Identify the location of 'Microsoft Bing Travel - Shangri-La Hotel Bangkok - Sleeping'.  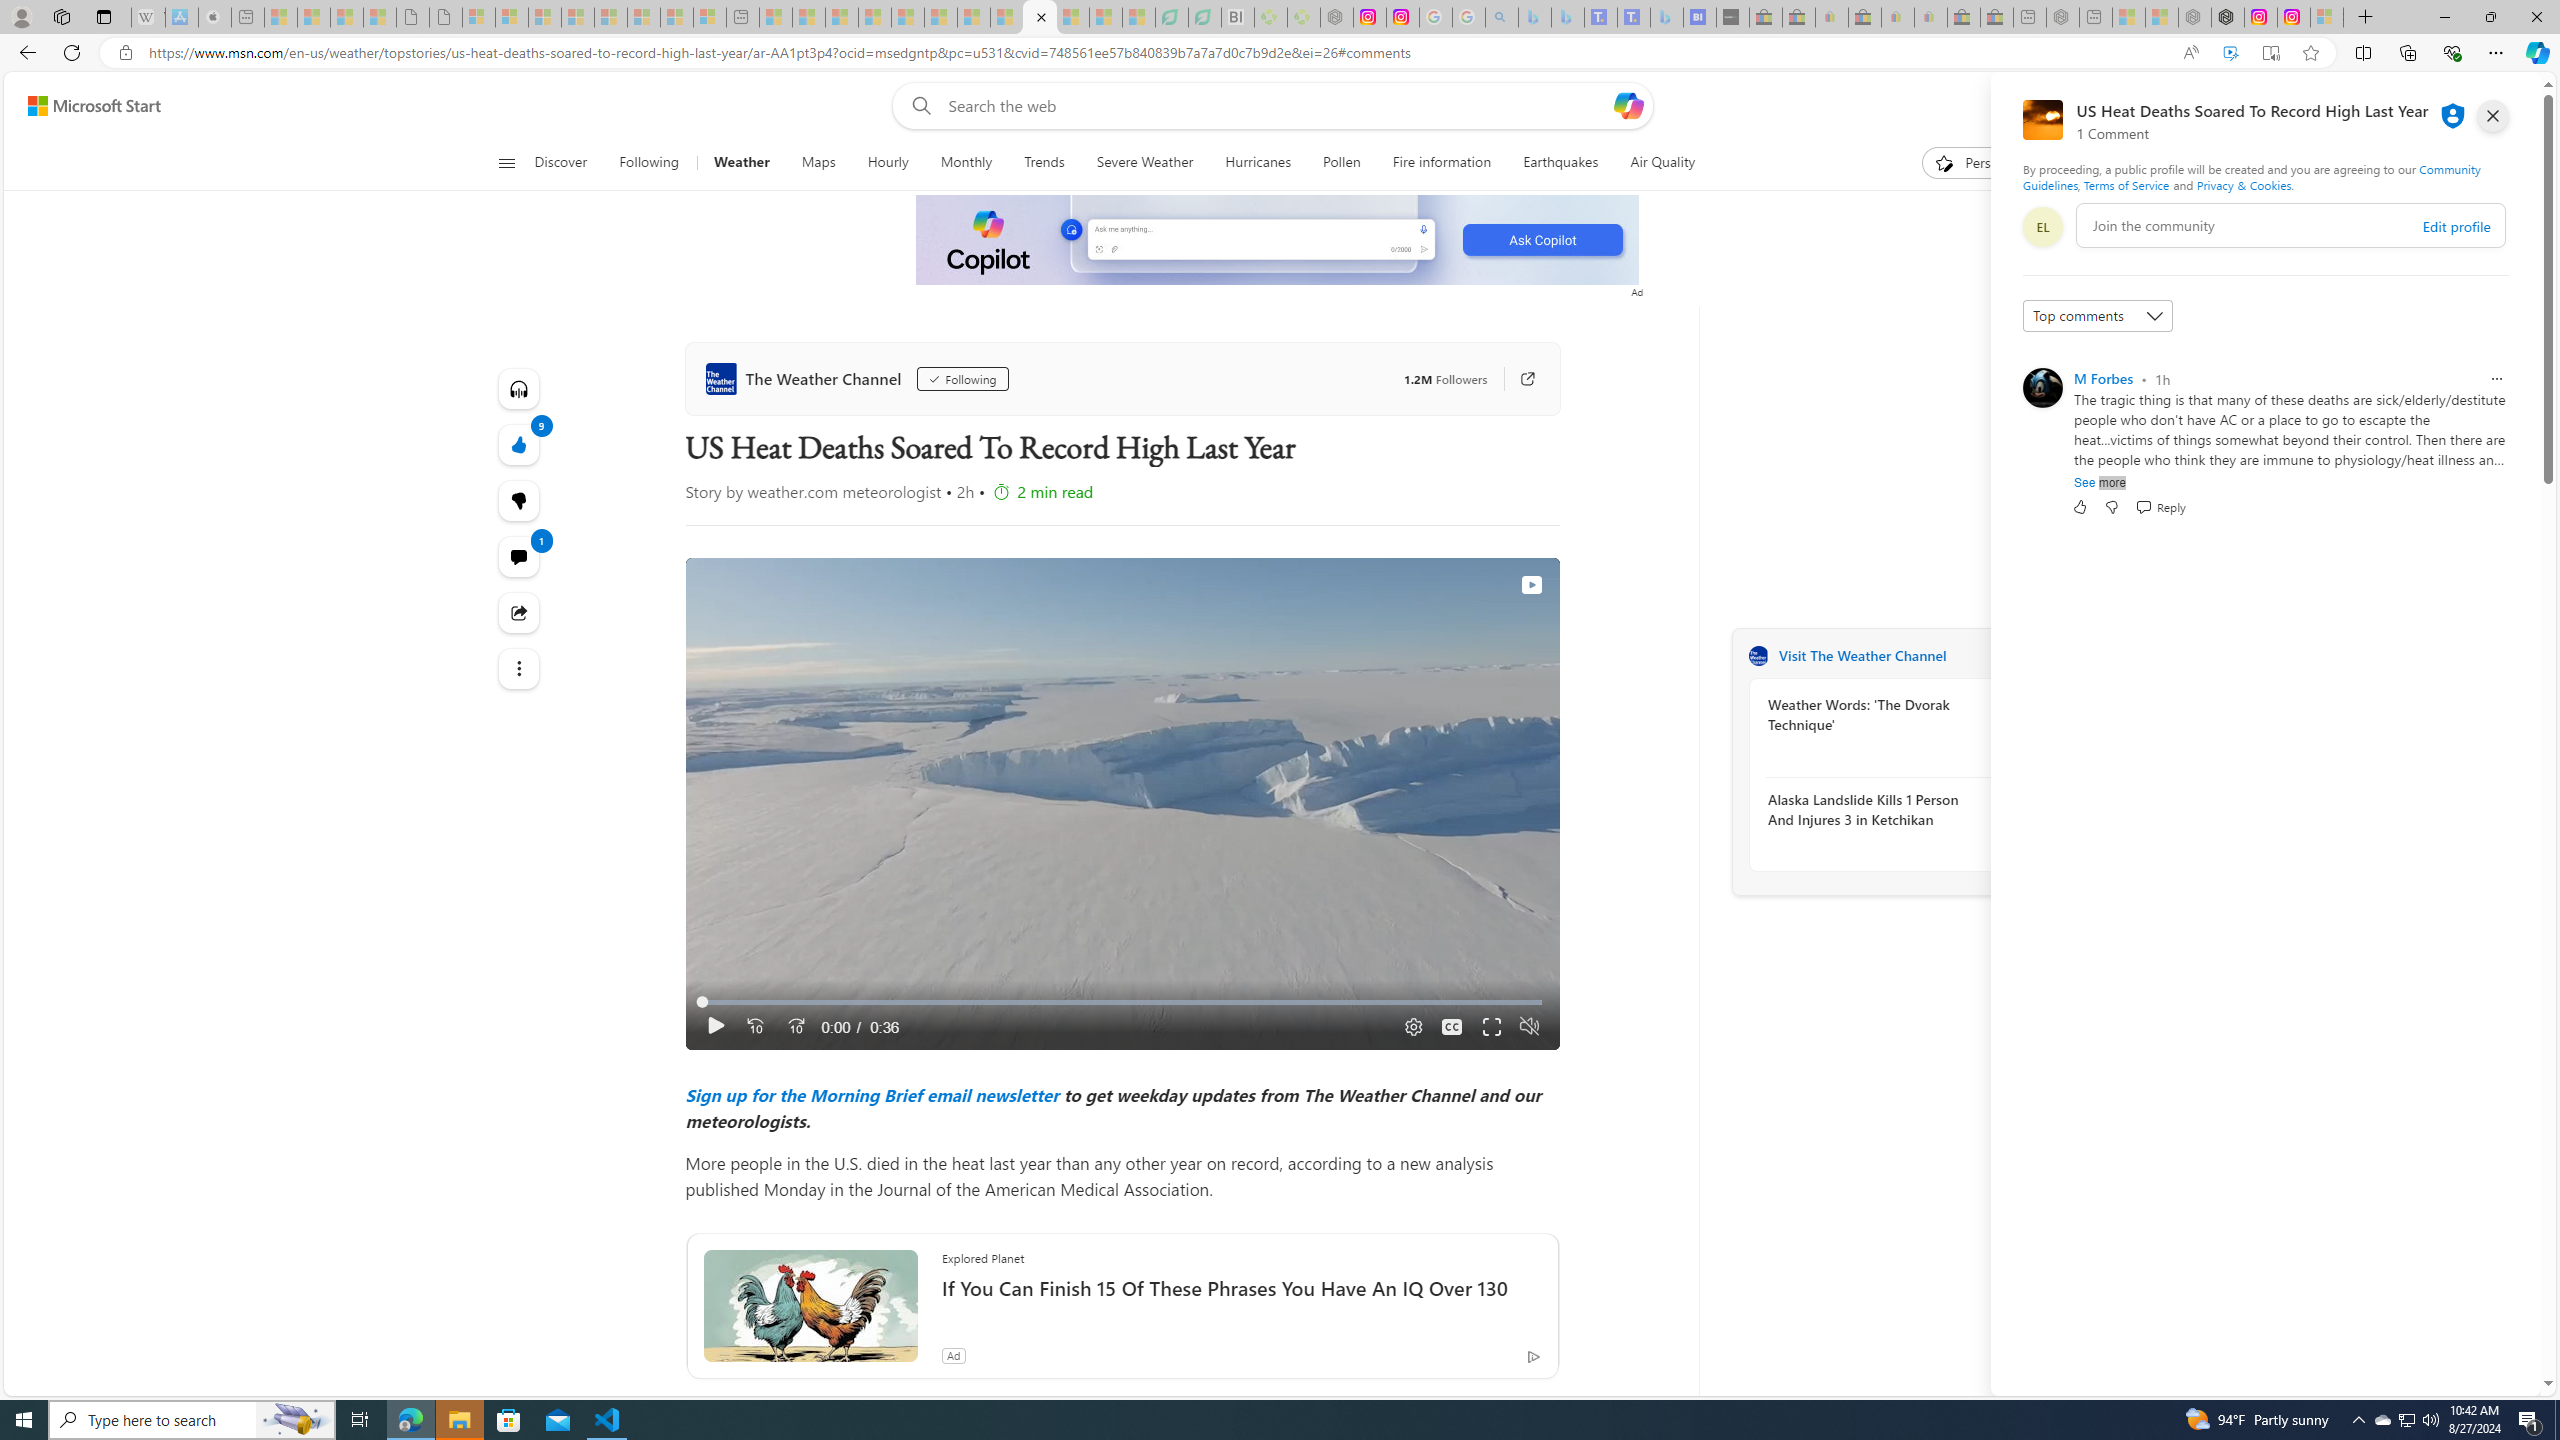
(1666, 16).